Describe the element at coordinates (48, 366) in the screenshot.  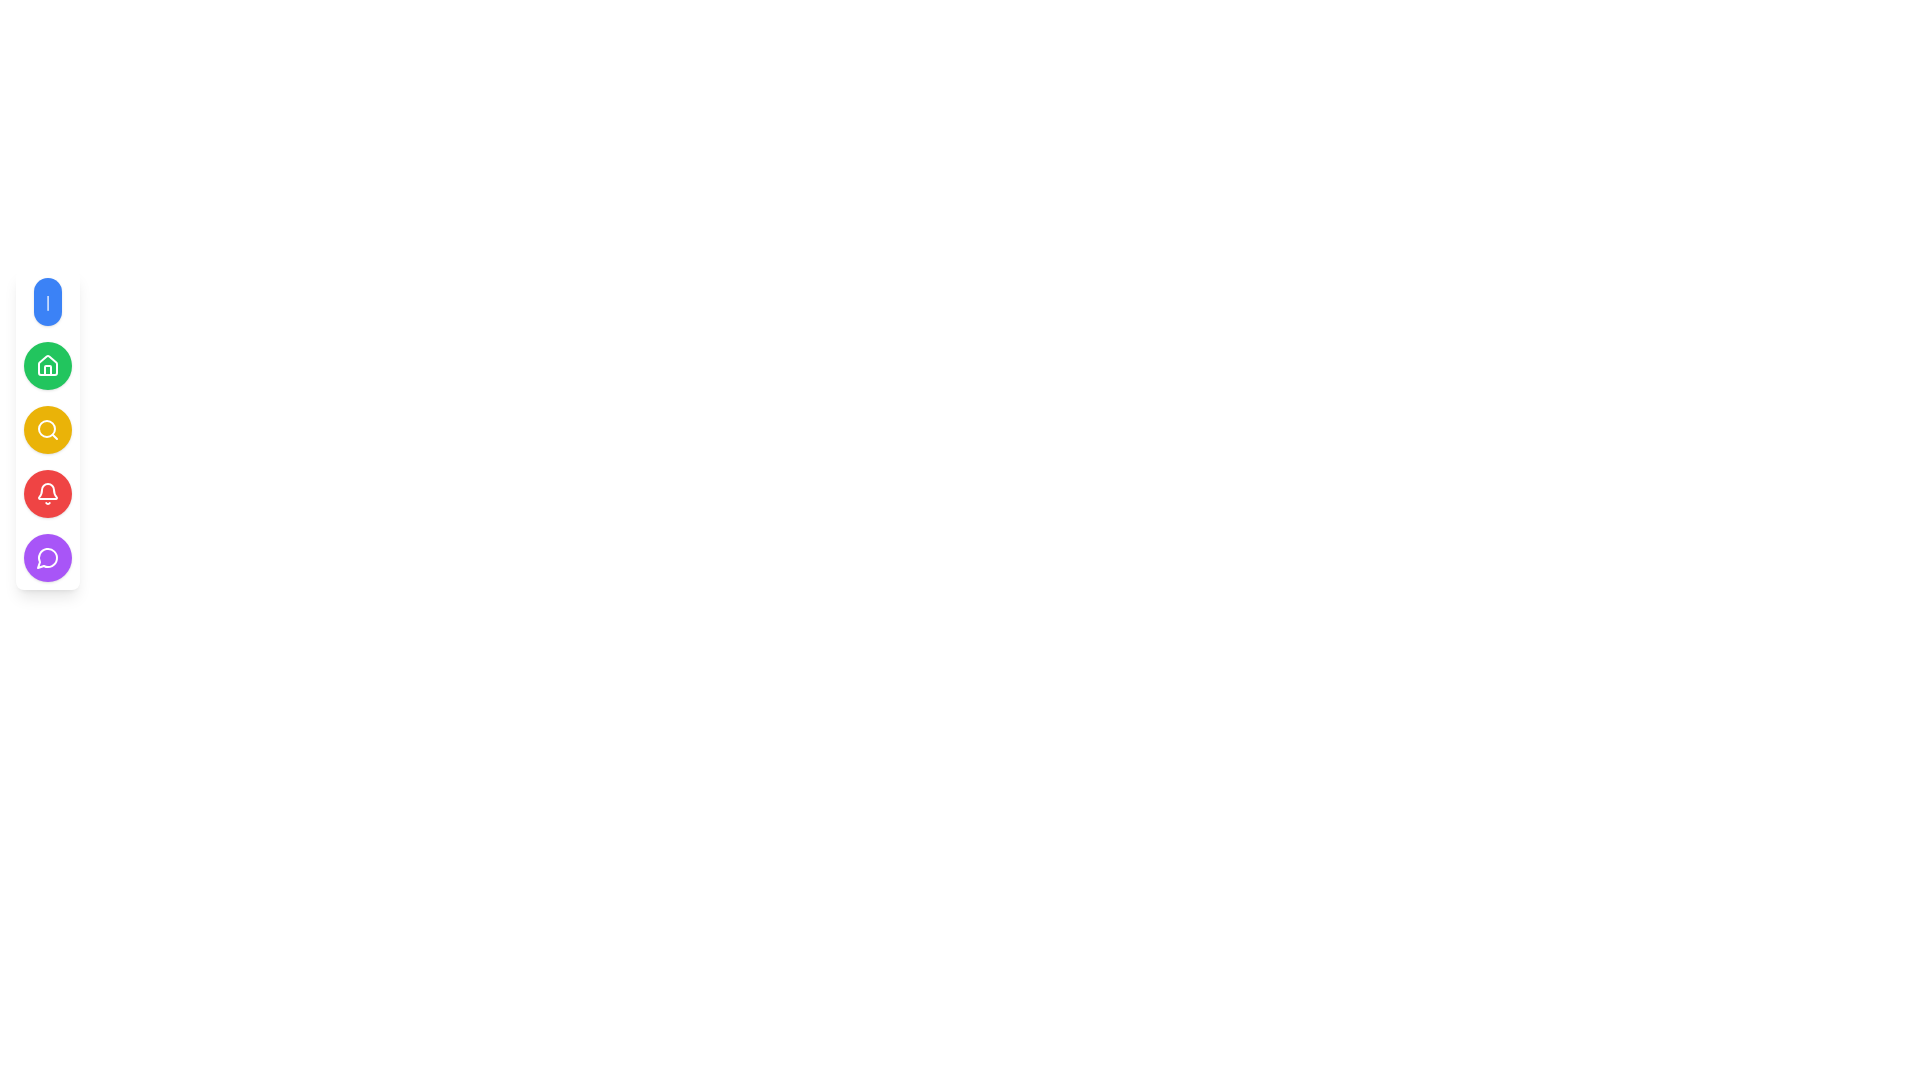
I see `the home icon button, which is a green circular button with a white outlined house icon, located below the blue circular button in the vertical navigation menu` at that location.